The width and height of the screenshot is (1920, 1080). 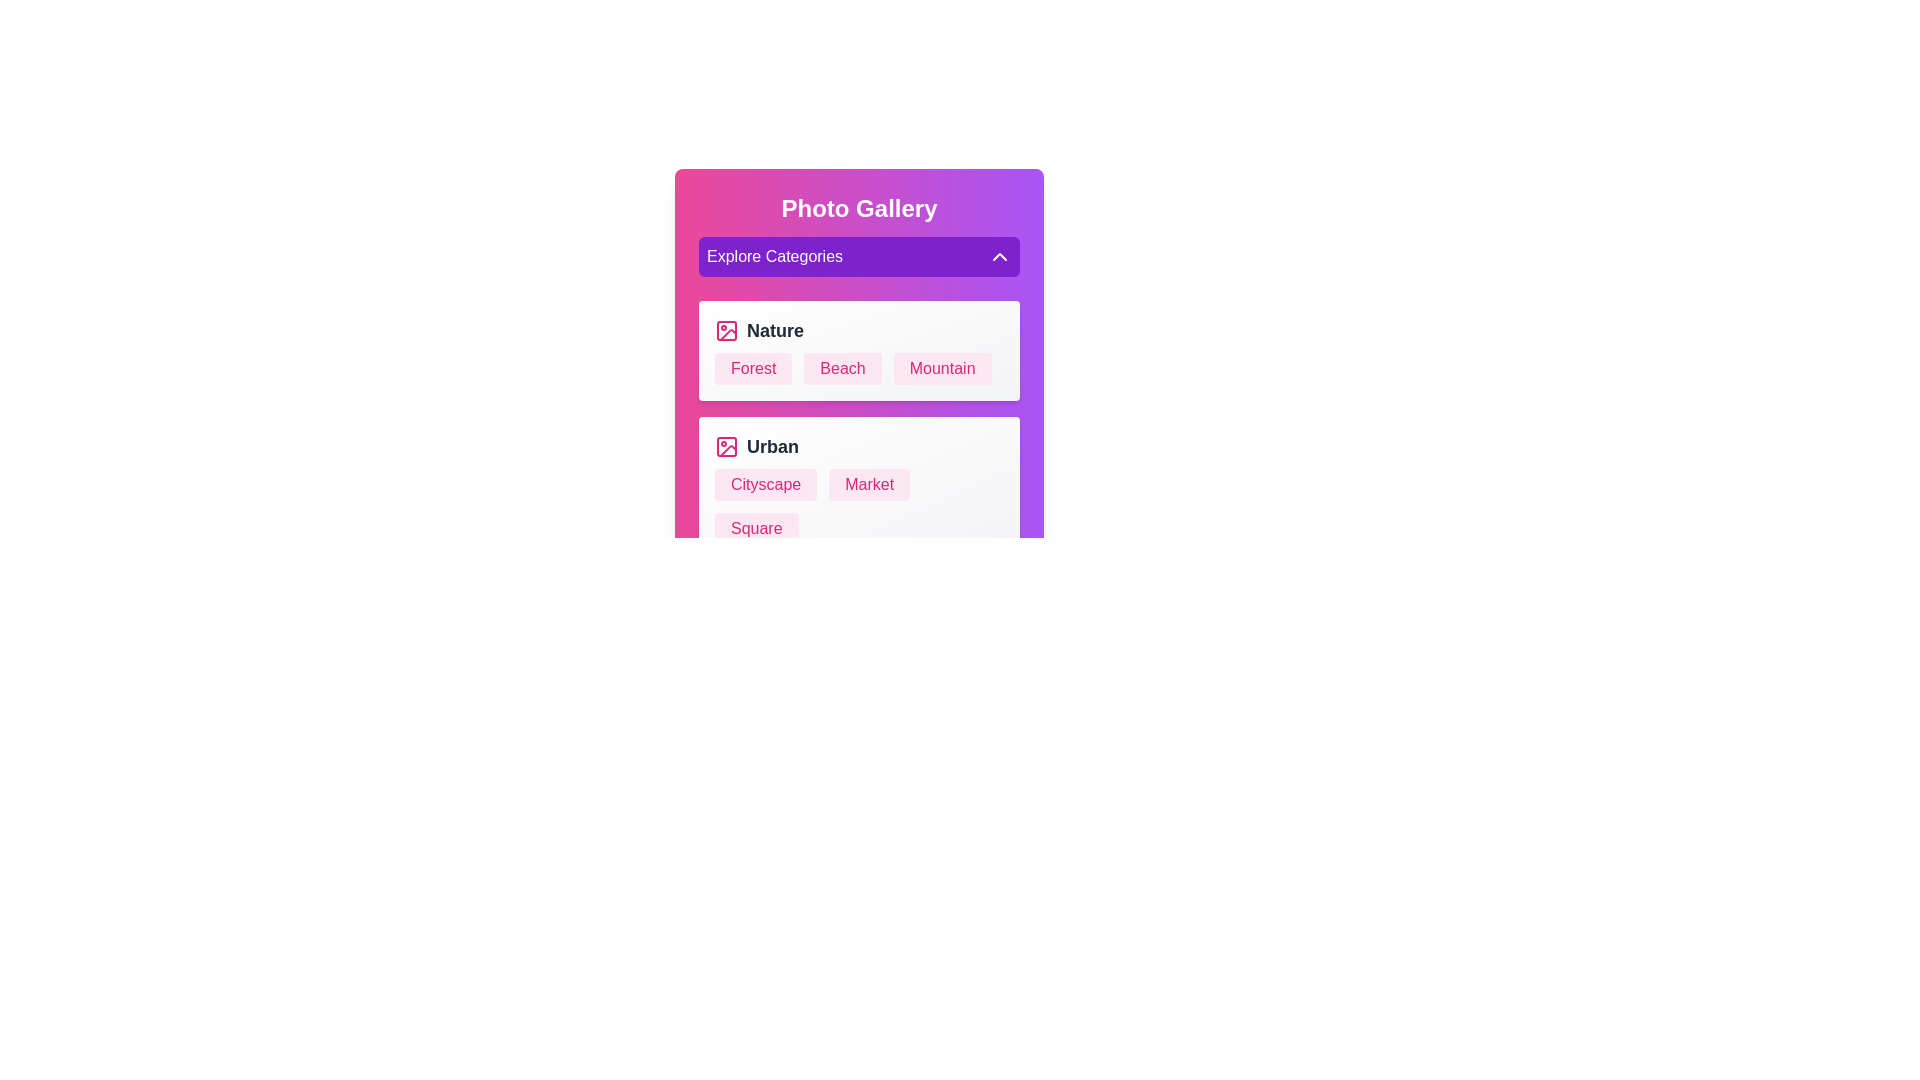 I want to click on the text element labeled 'Forest' to select it, so click(x=752, y=369).